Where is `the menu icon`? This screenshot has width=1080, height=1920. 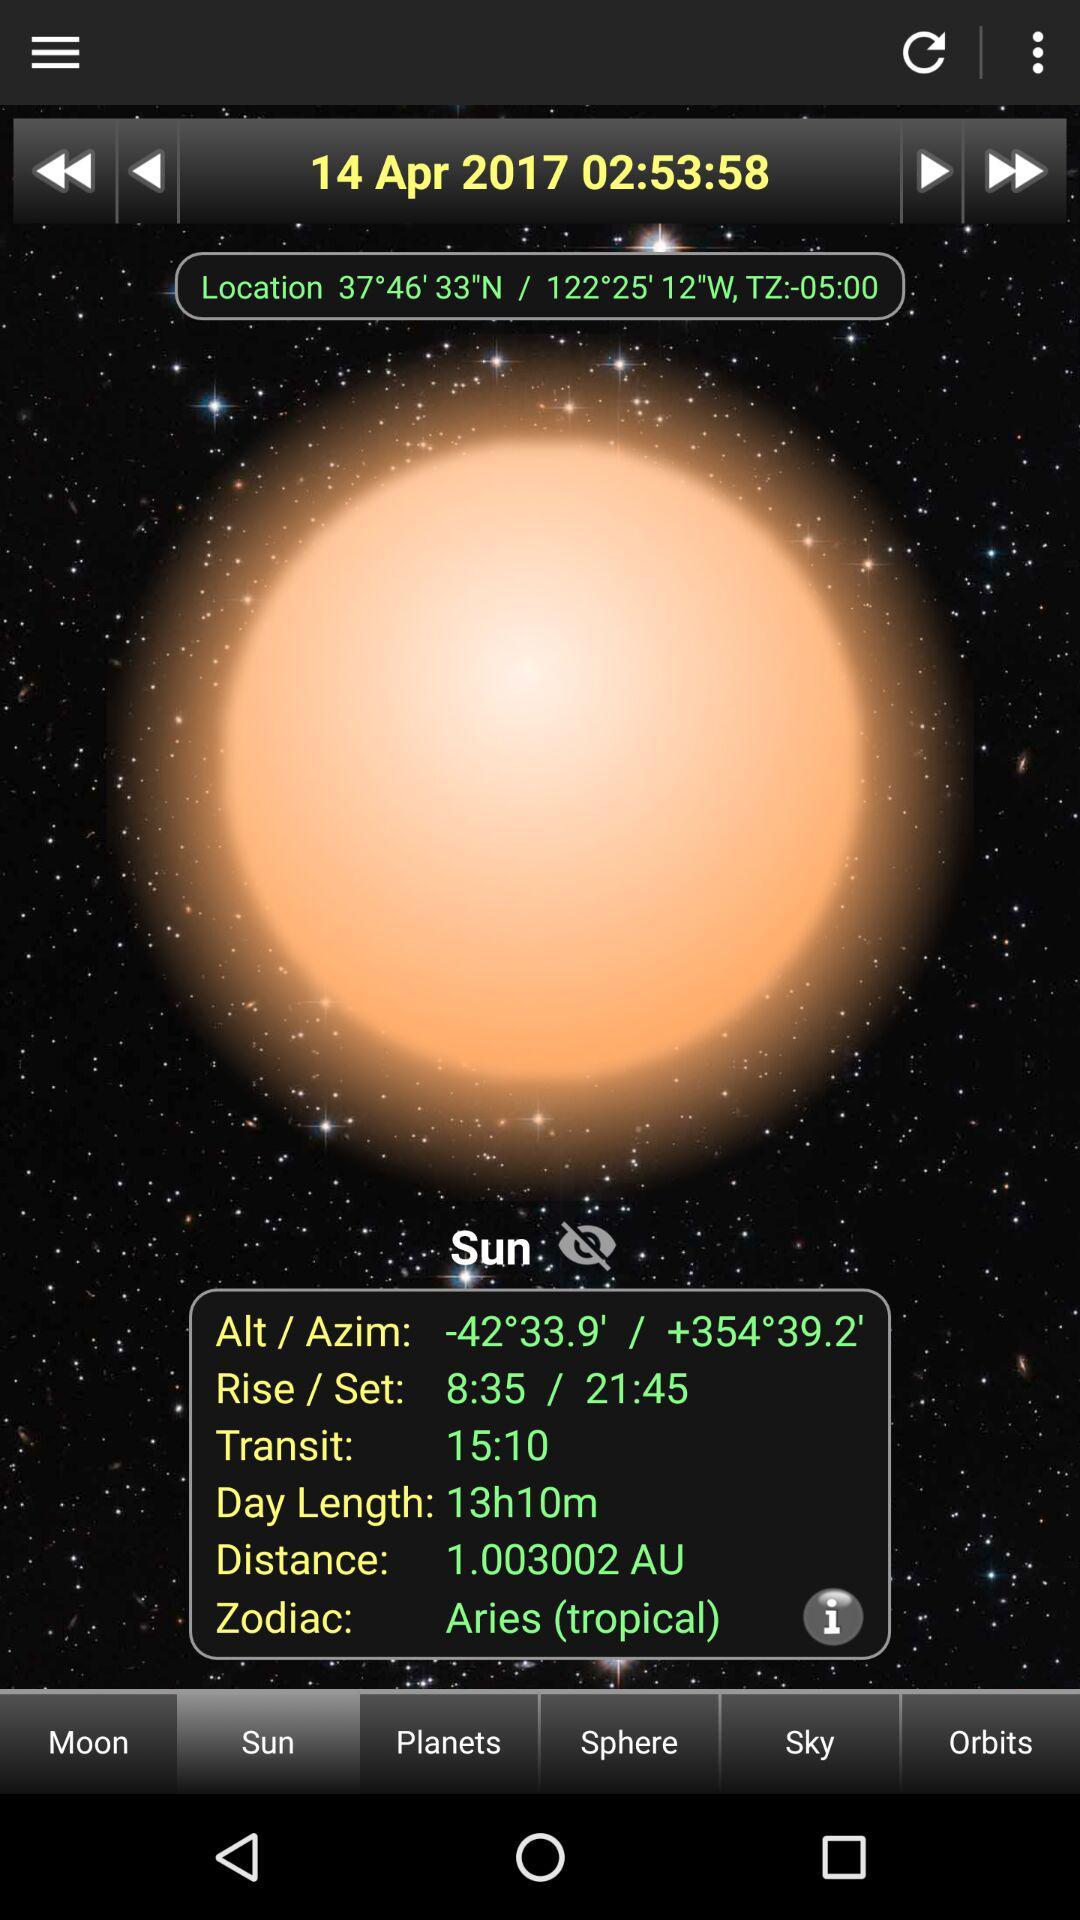 the menu icon is located at coordinates (54, 52).